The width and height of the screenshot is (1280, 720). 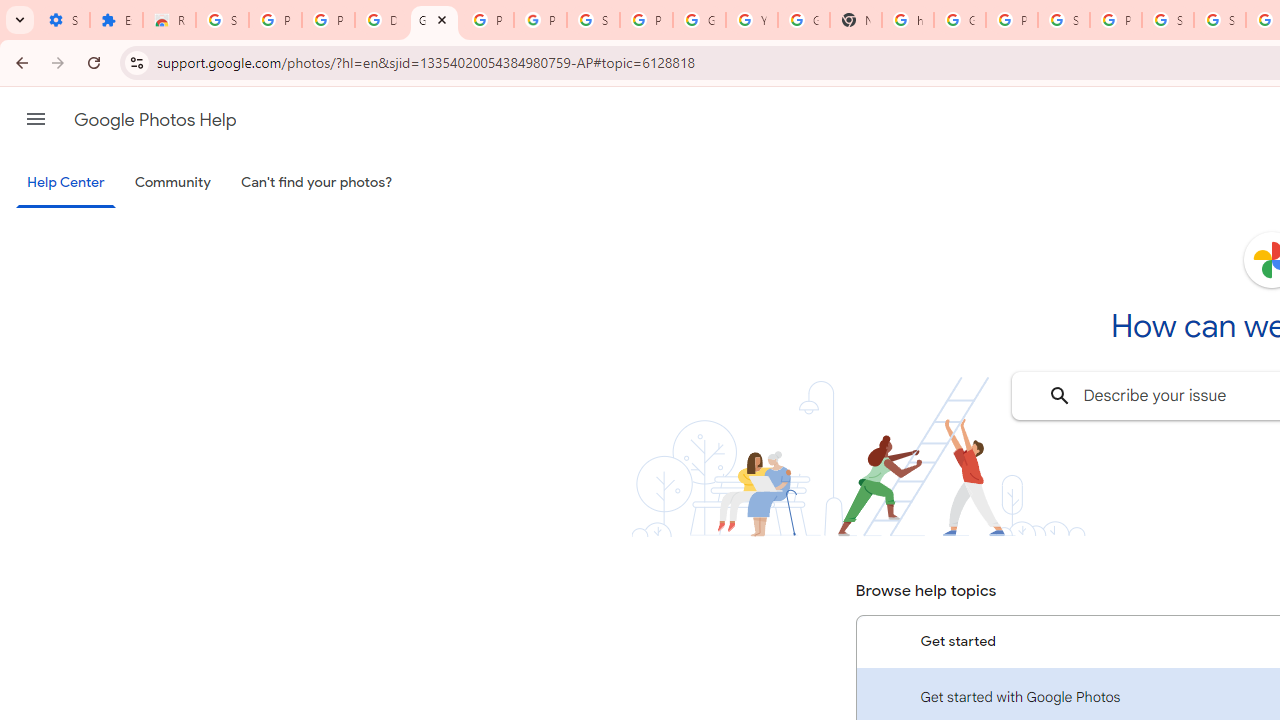 What do you see at coordinates (63, 20) in the screenshot?
I see `'Settings - On startup'` at bounding box center [63, 20].